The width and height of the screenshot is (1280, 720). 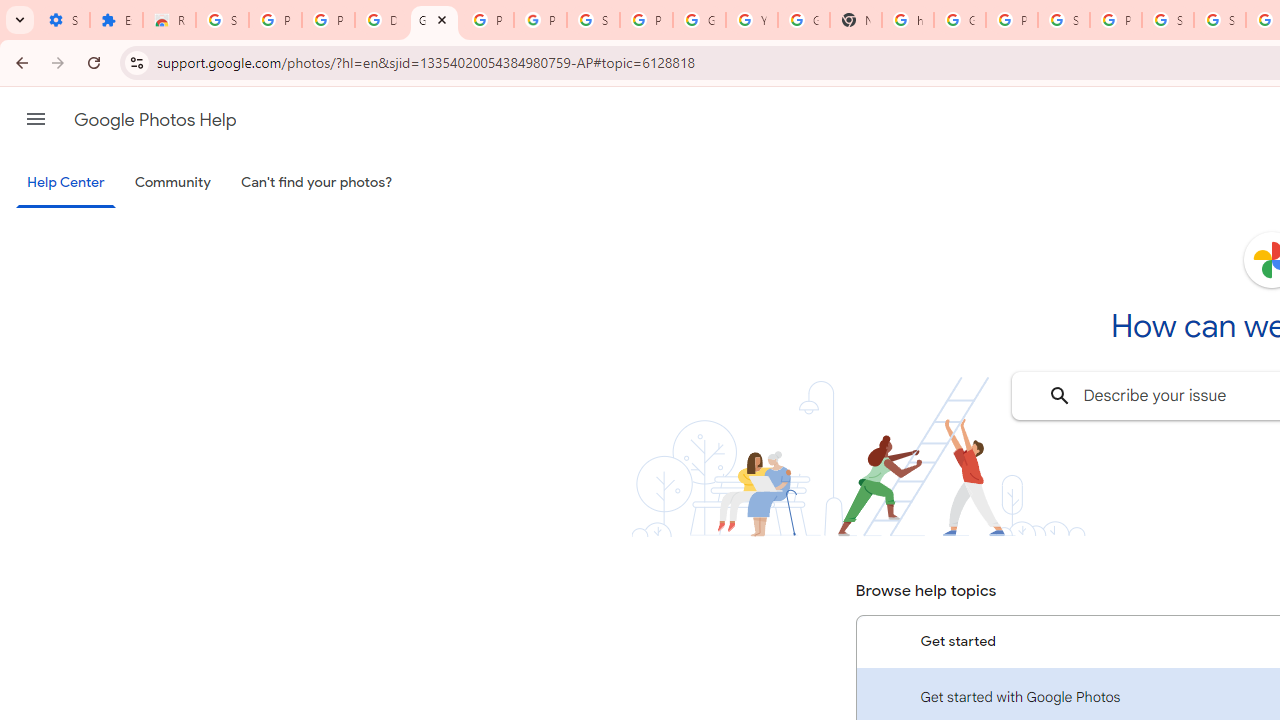 What do you see at coordinates (63, 20) in the screenshot?
I see `'Settings - On startup'` at bounding box center [63, 20].